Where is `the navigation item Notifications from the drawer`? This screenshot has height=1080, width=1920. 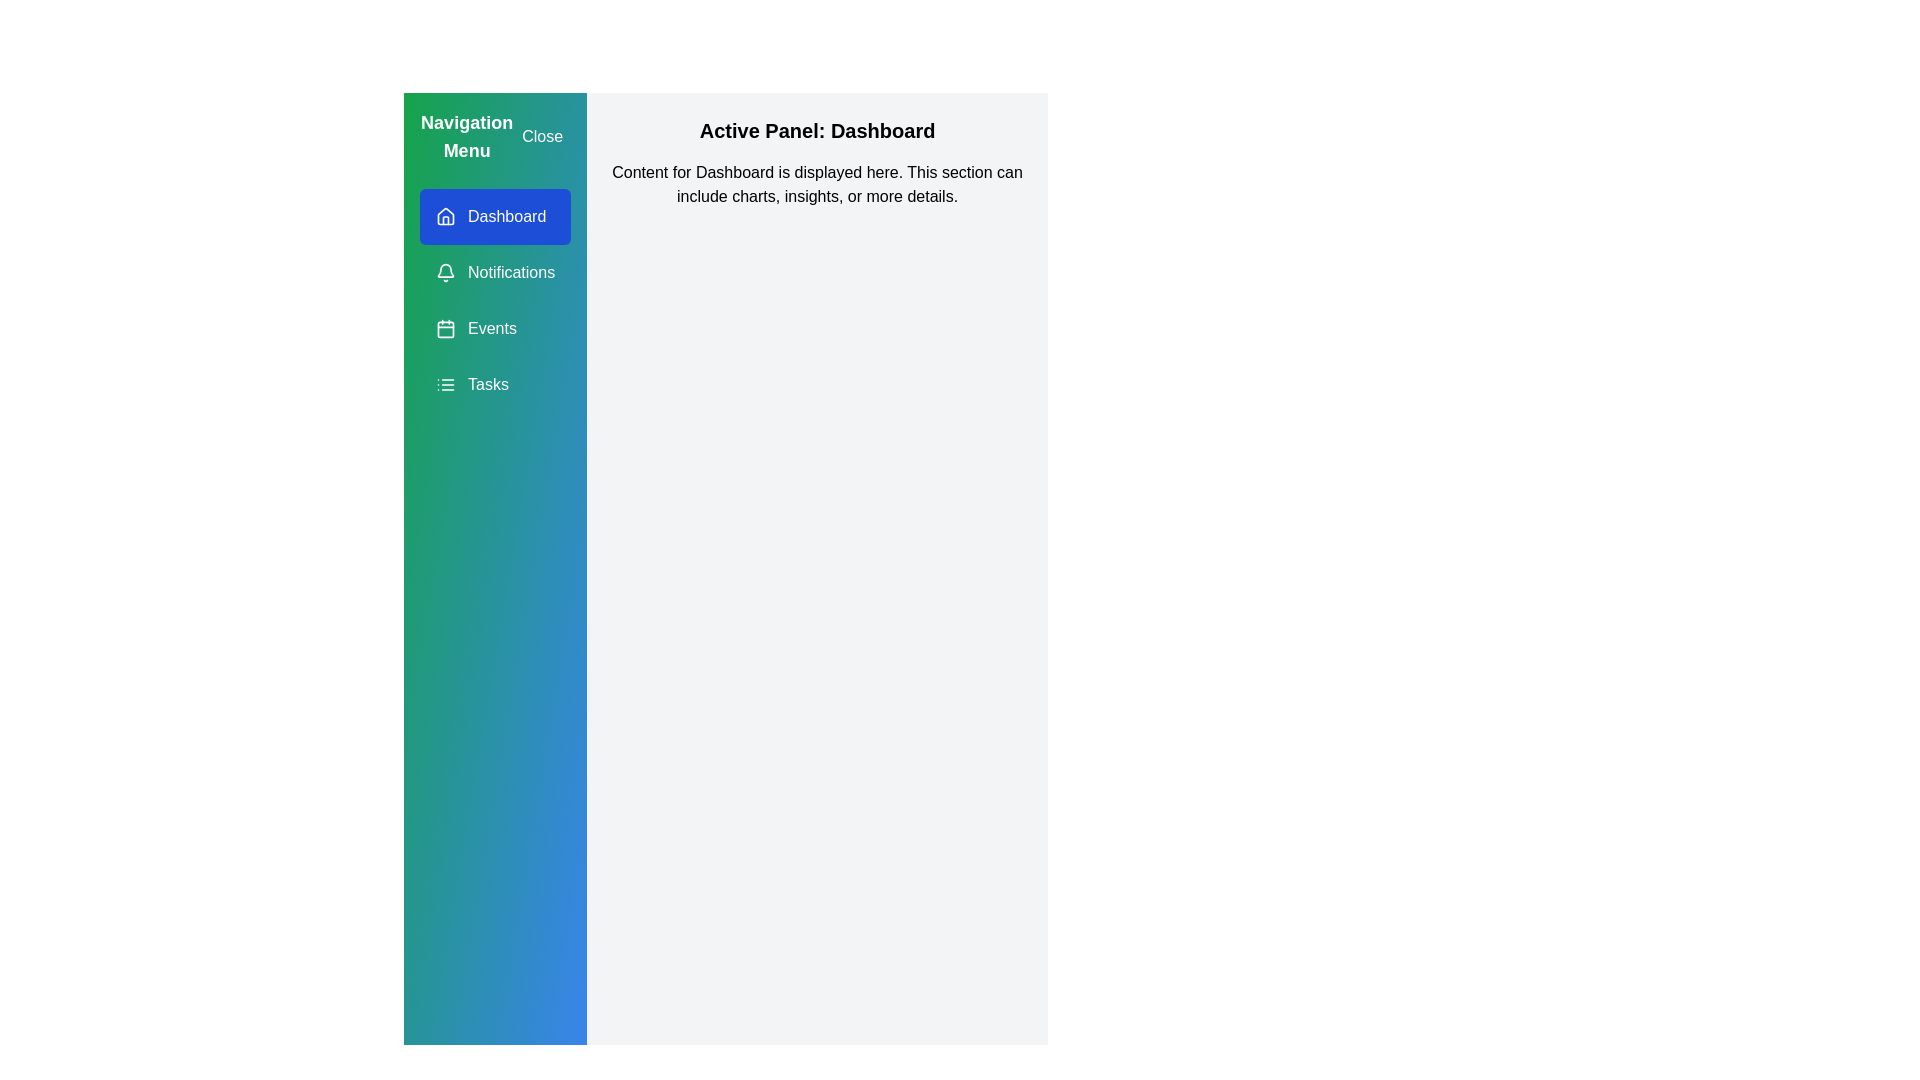
the navigation item Notifications from the drawer is located at coordinates (495, 273).